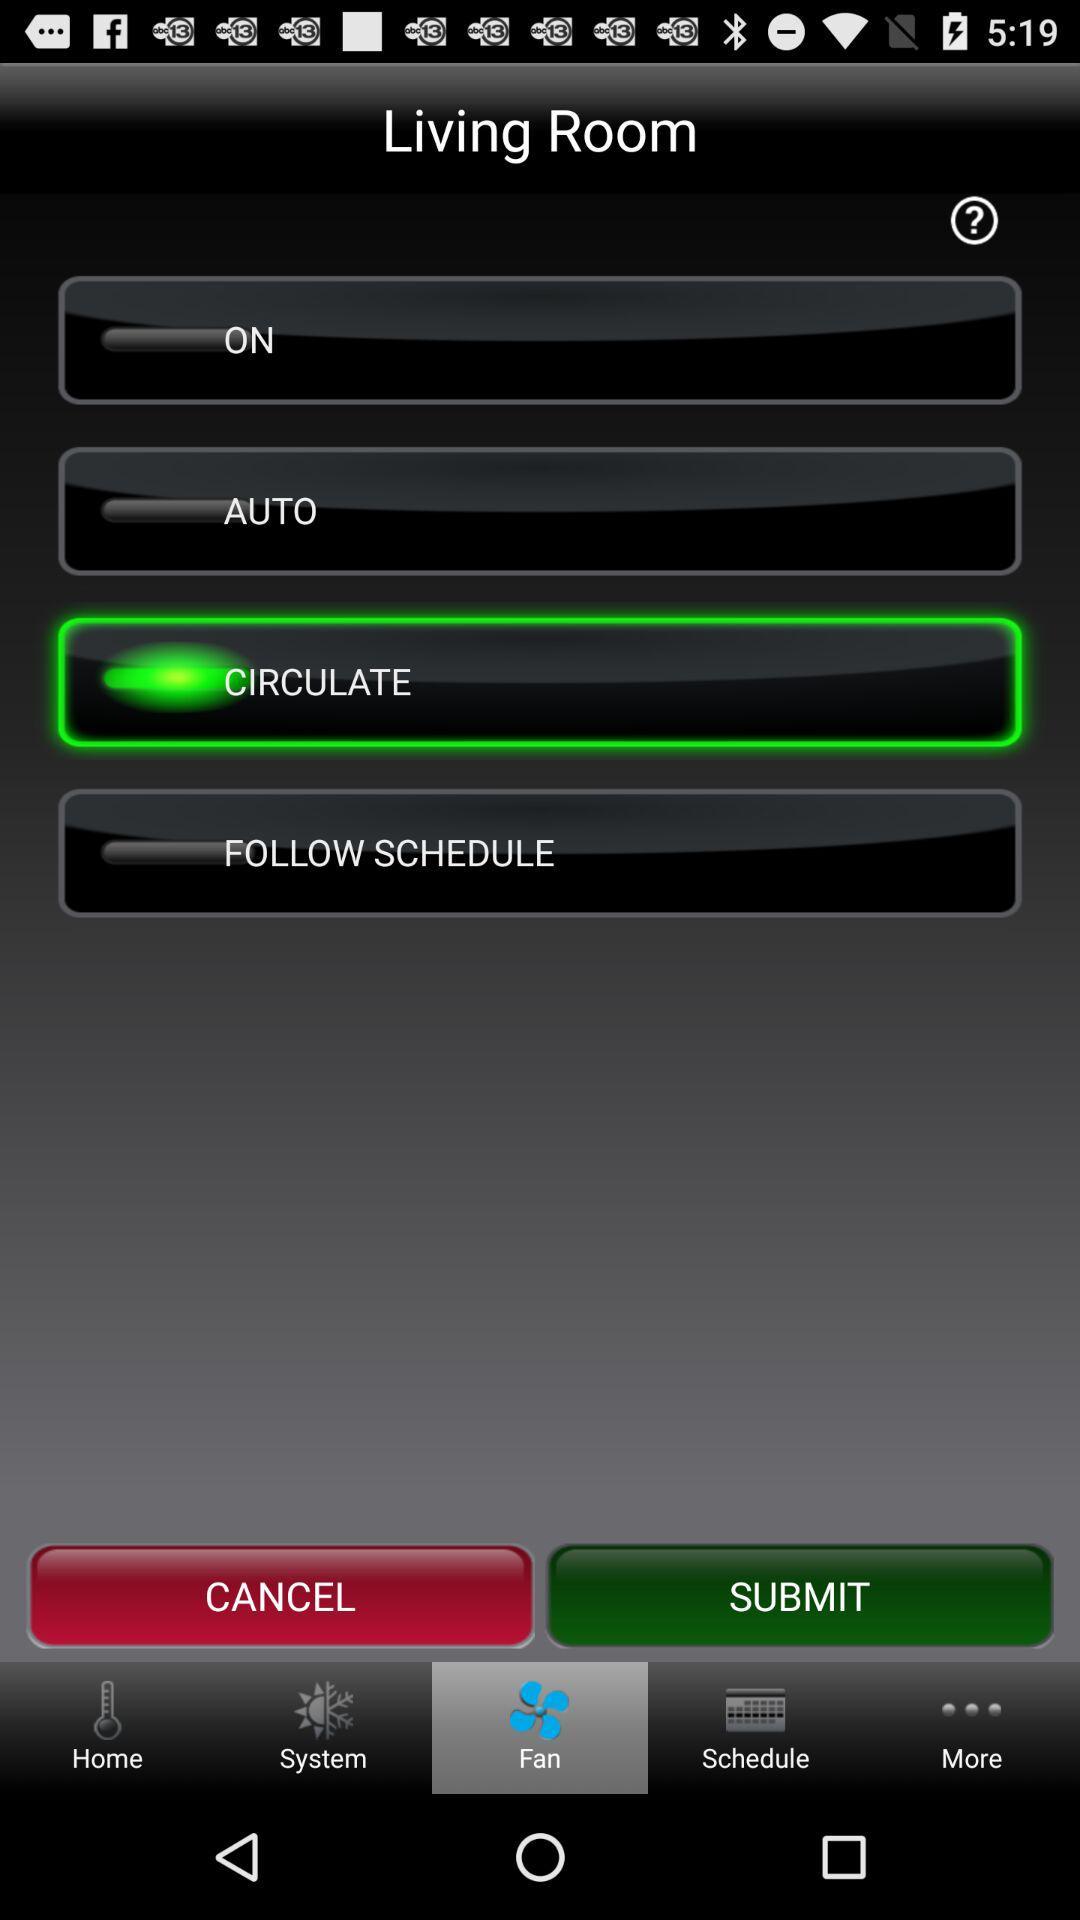 This screenshot has height=1920, width=1080. I want to click on the on button, so click(540, 339).